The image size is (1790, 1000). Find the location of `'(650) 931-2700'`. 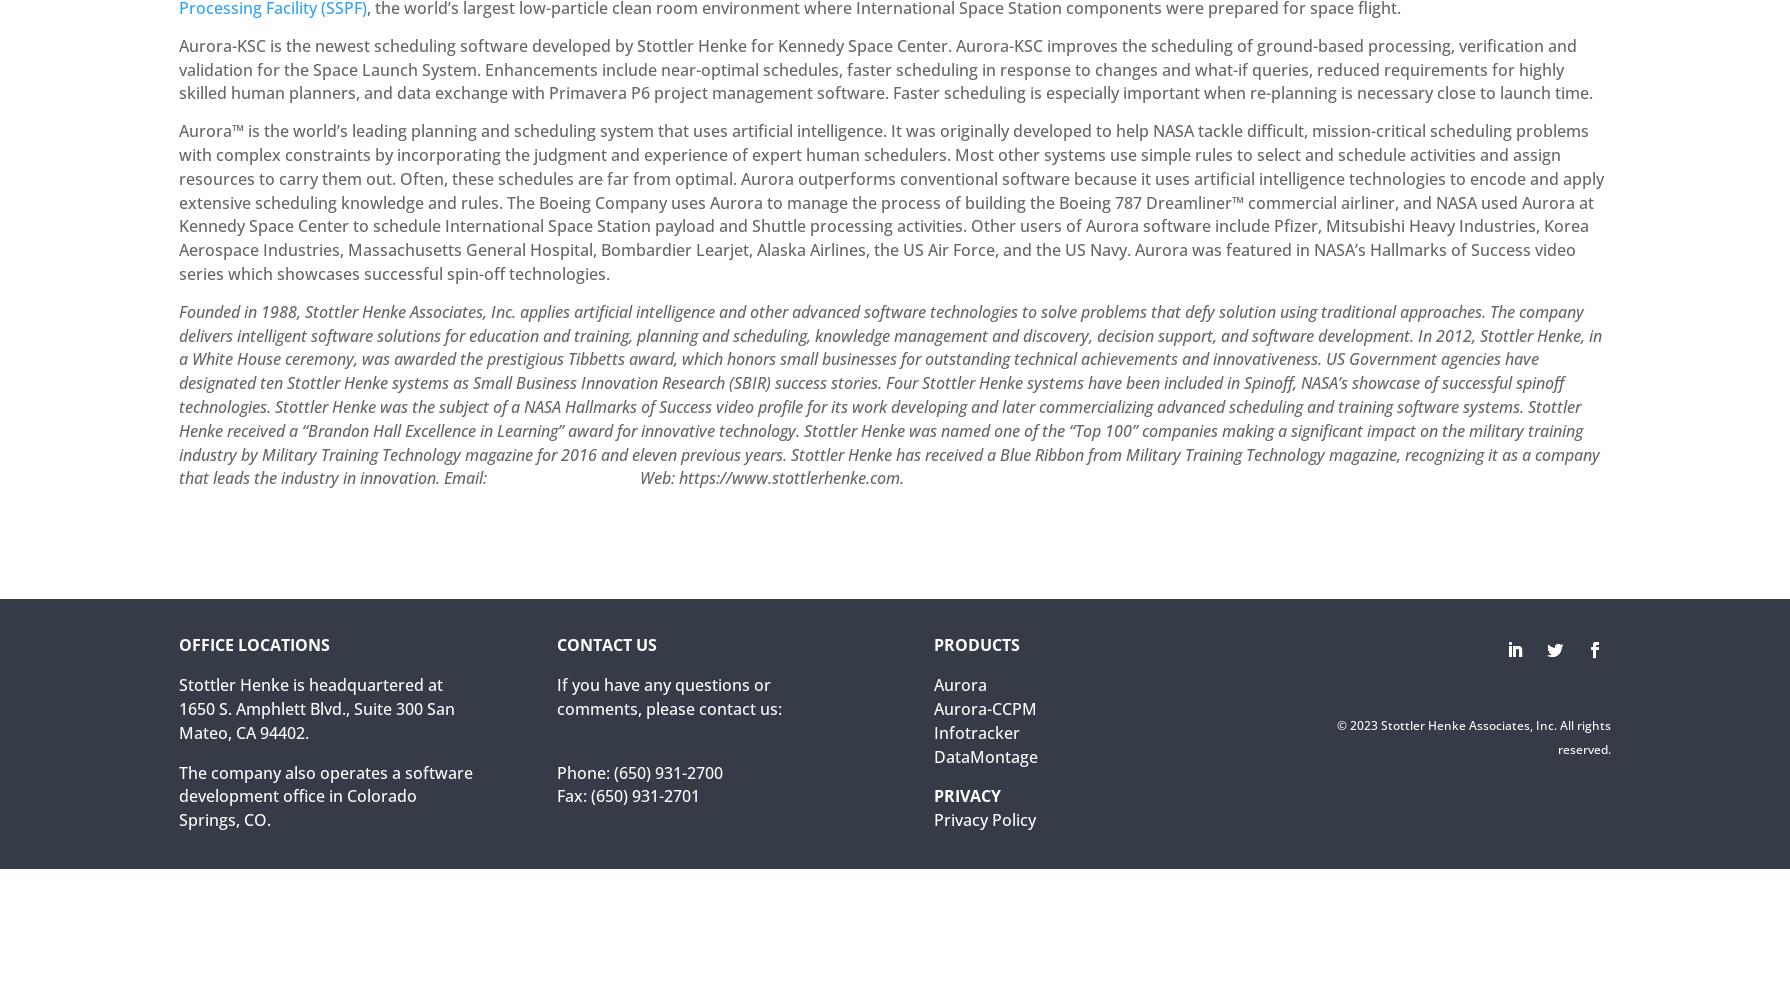

'(650) 931-2700' is located at coordinates (666, 772).